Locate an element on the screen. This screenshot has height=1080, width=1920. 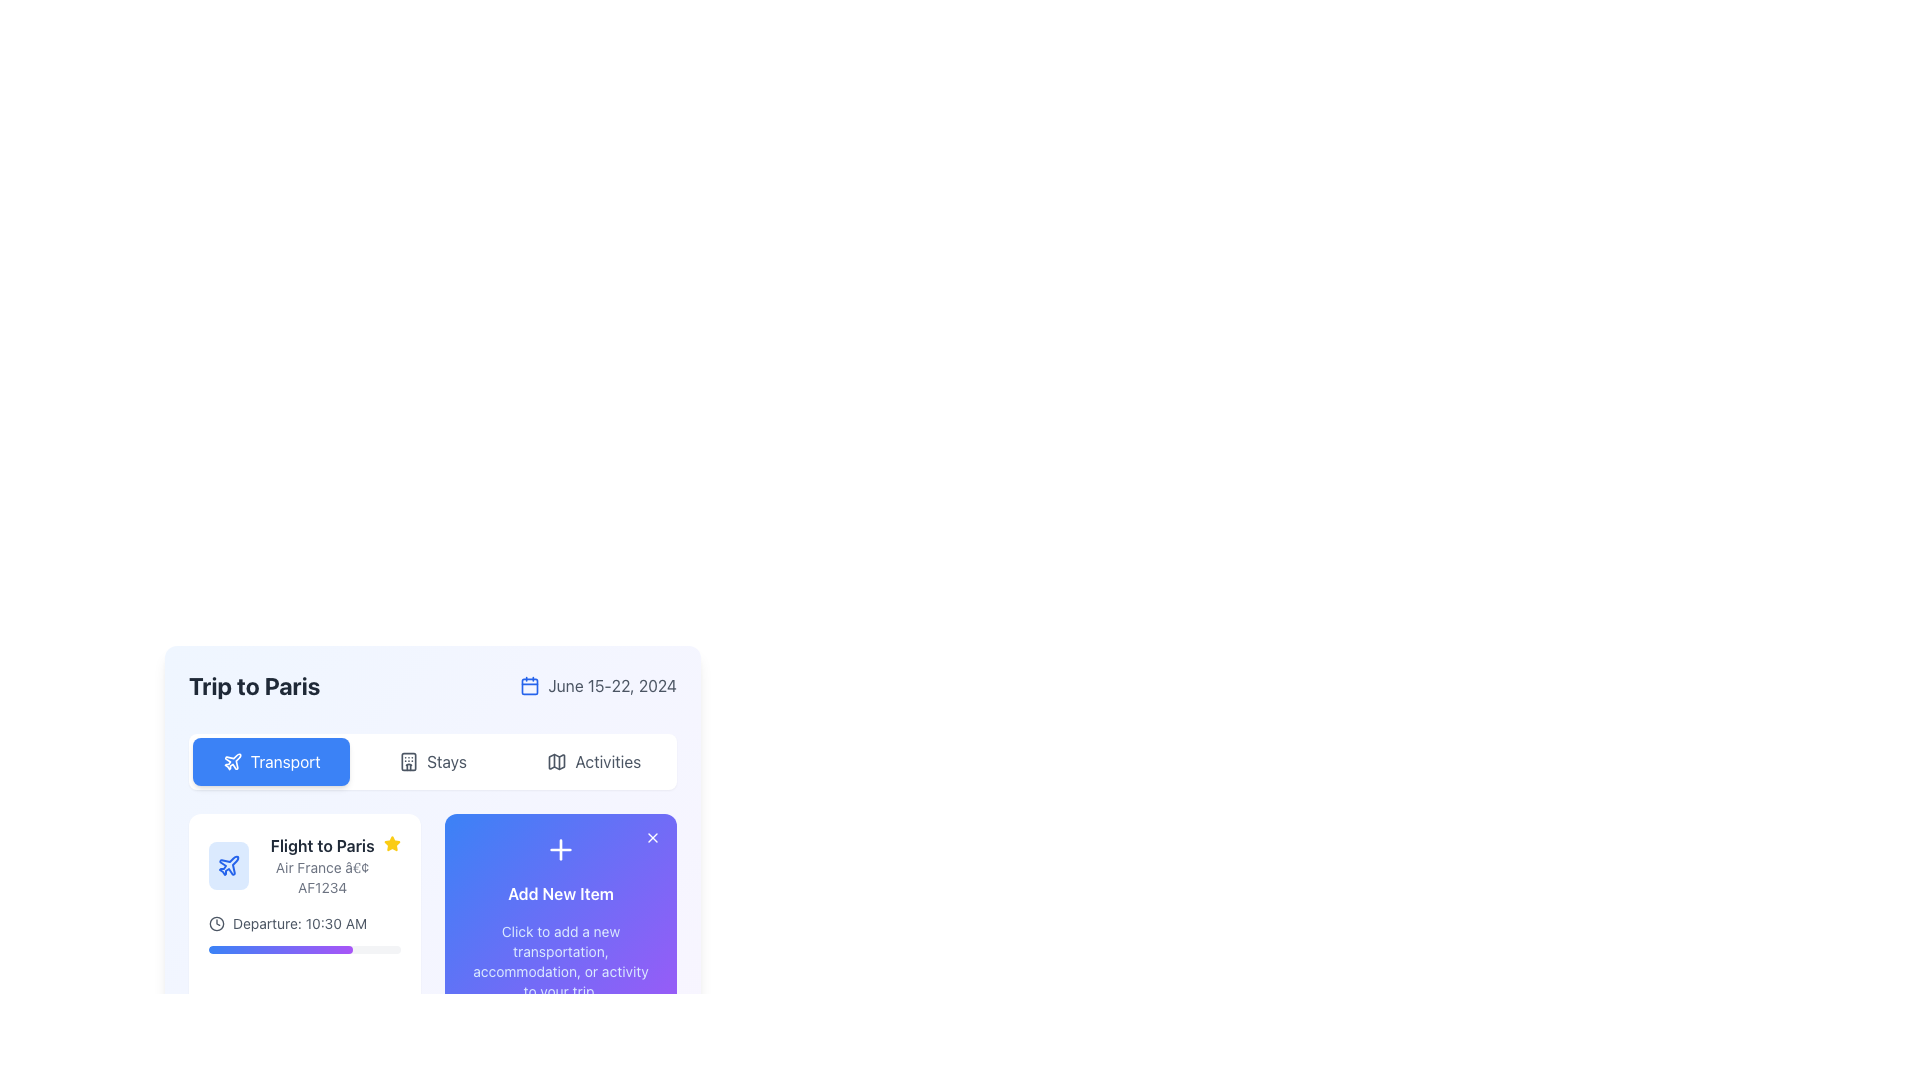
text label that serves as a title or header for the flight details in the 'Transport' section of the travel itinerary interface, positioned above the airline name and flight number is located at coordinates (322, 845).